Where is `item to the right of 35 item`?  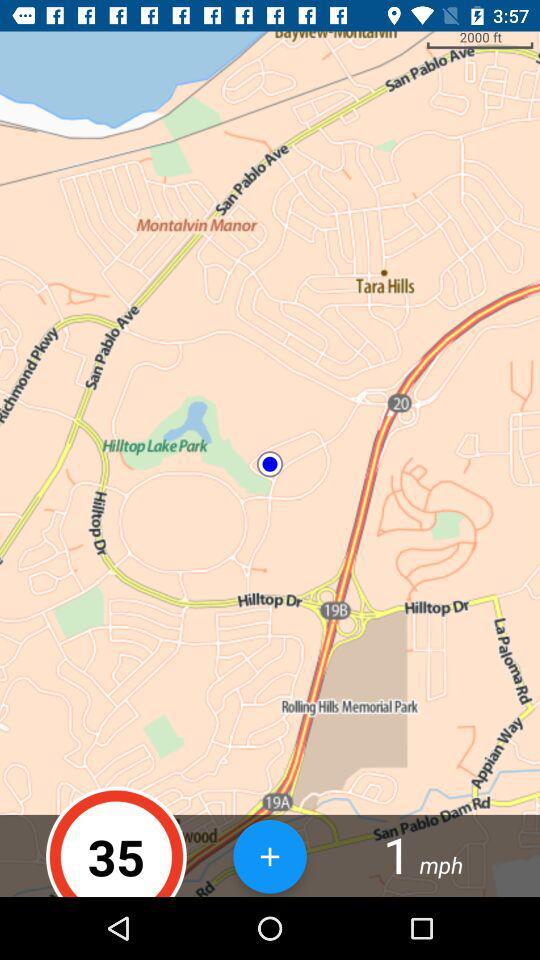 item to the right of 35 item is located at coordinates (270, 855).